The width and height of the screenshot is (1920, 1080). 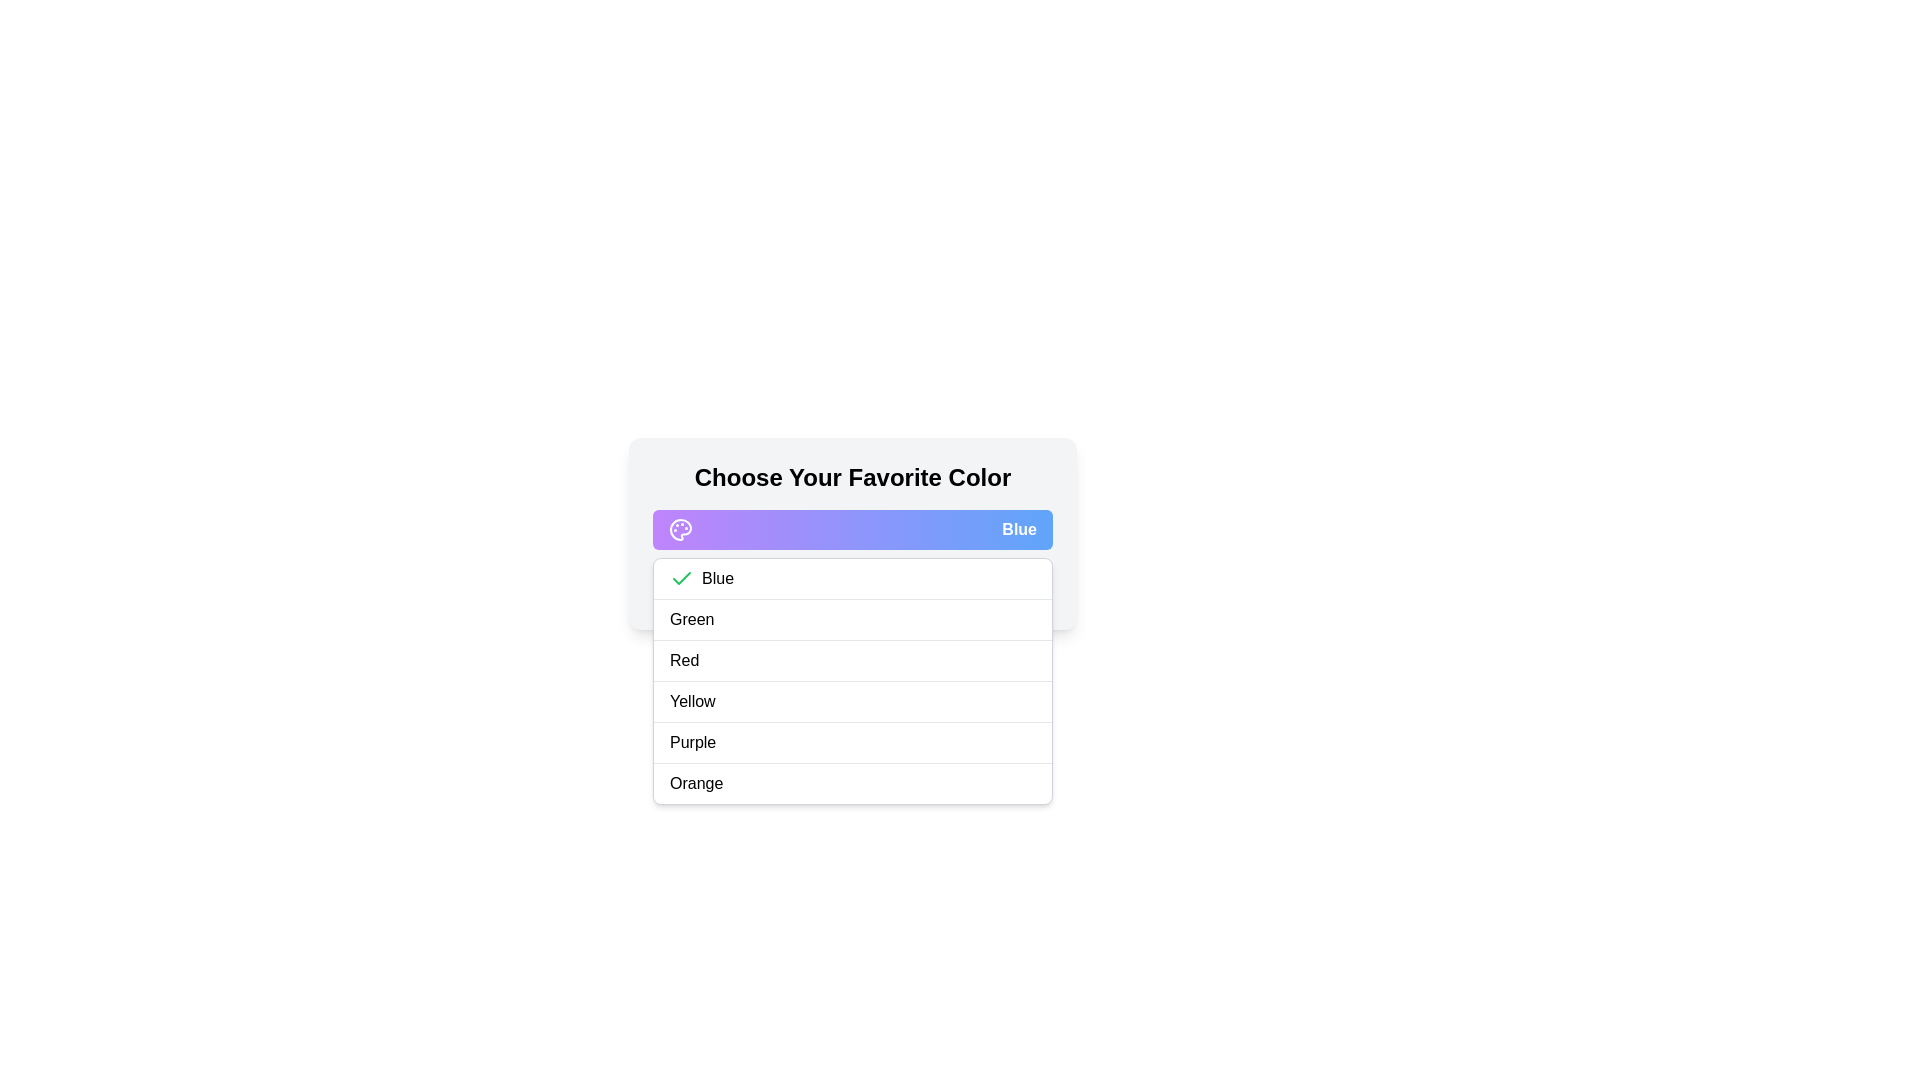 I want to click on the 'Reset Selection' button with a red background and white text, so click(x=853, y=585).